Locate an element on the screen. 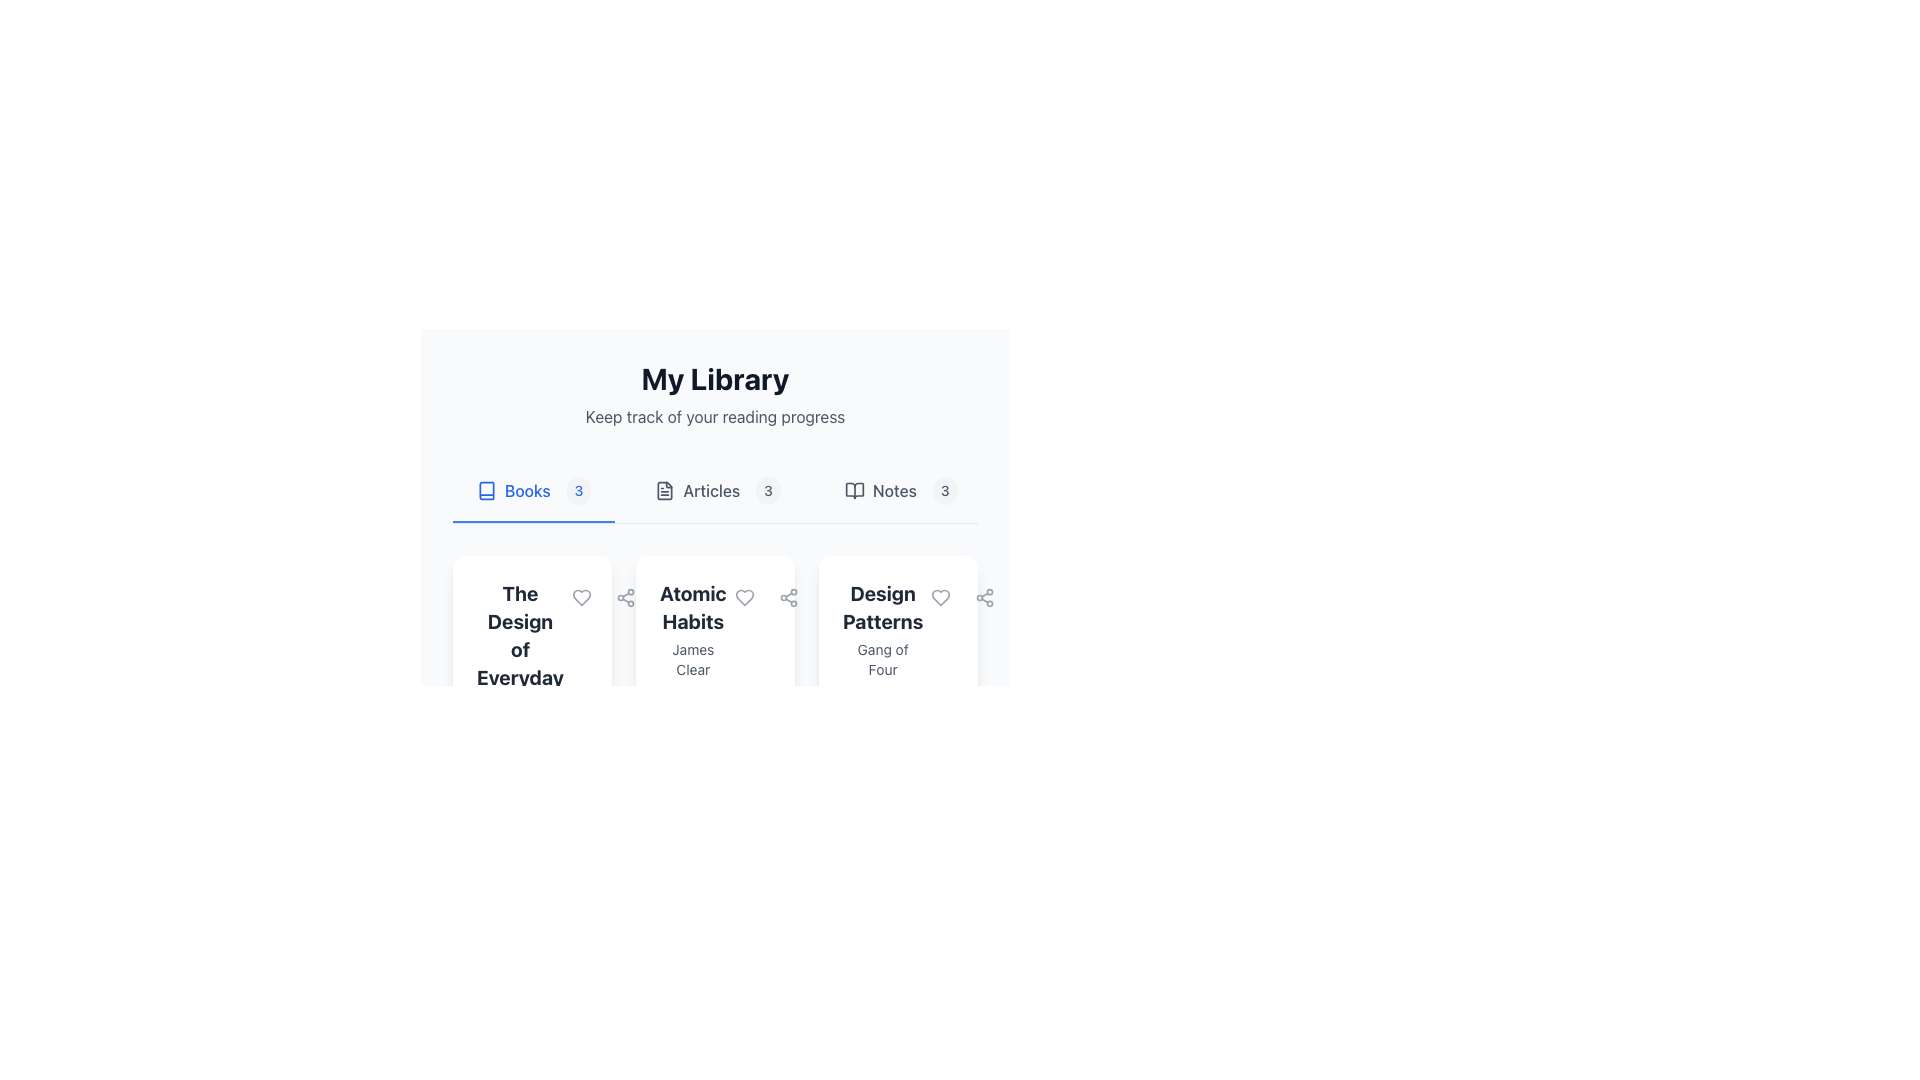 This screenshot has height=1080, width=1920. dashboard or overview area located near the top center of the layout, which allows navigation of library contents and checking progress on various sections is located at coordinates (715, 495).